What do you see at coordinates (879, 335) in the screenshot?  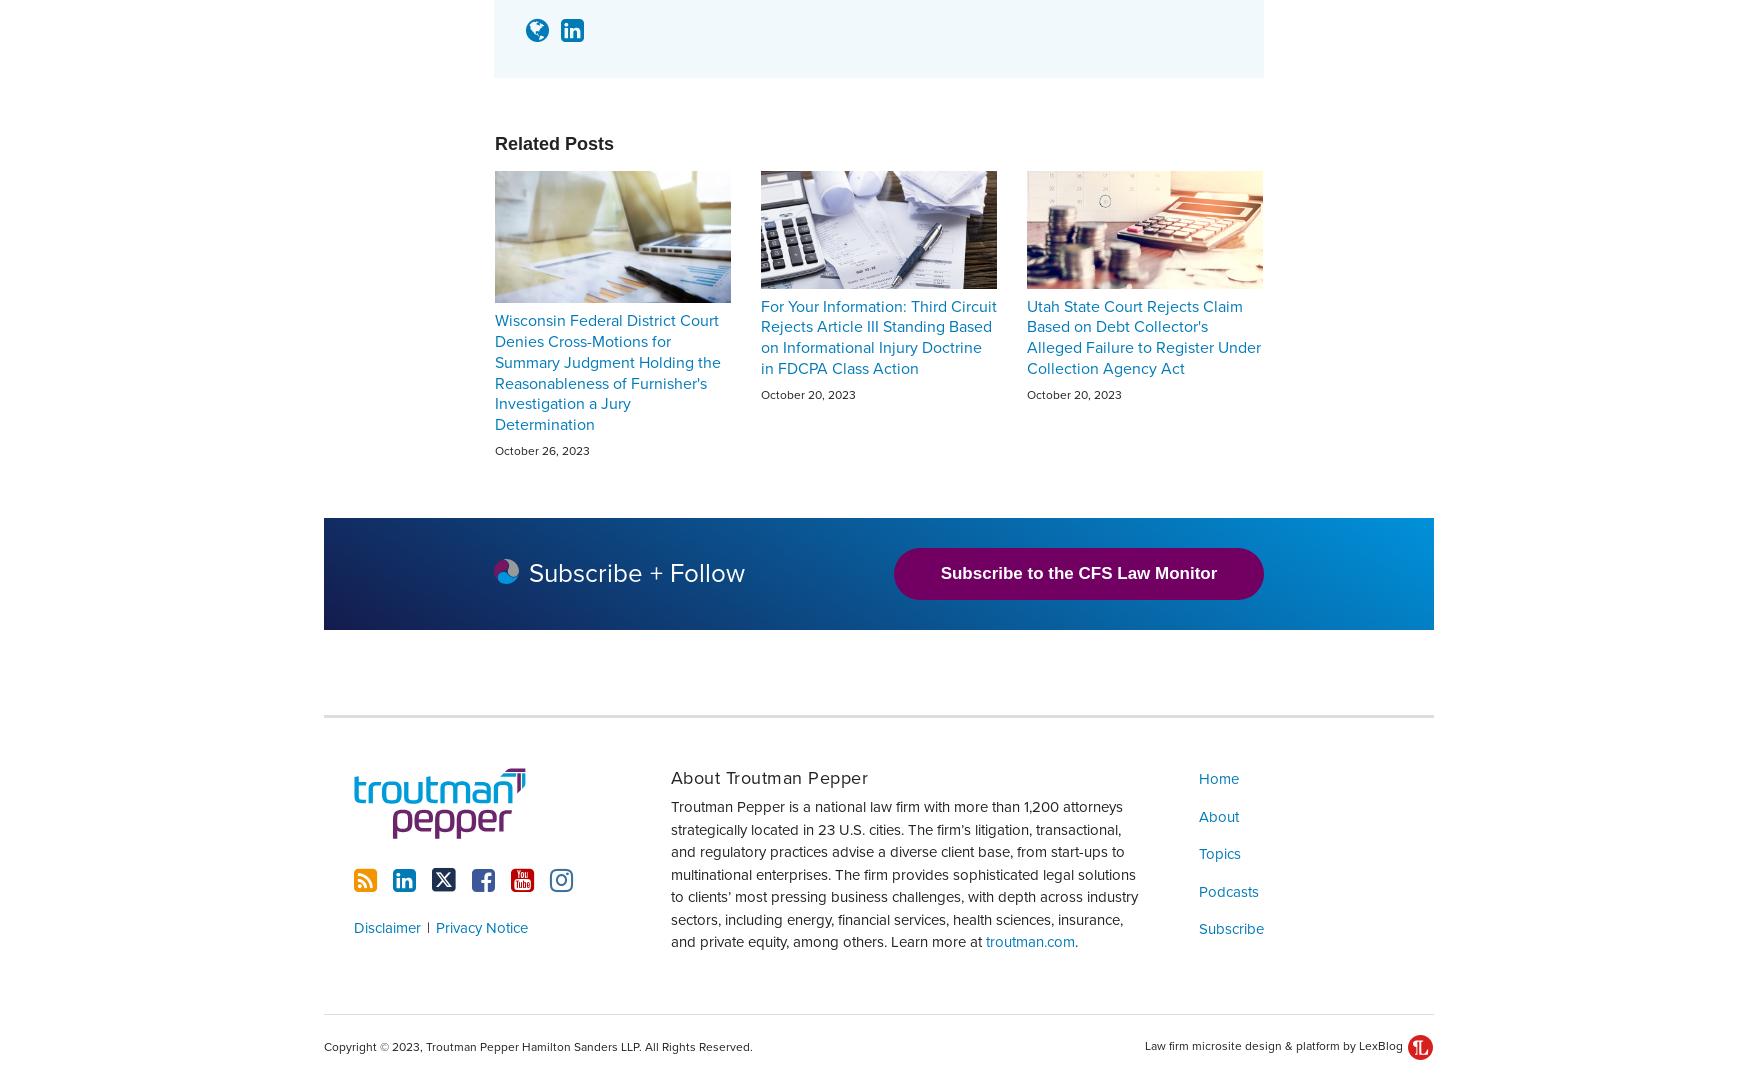 I see `'For Your Information: Third Circuit Rejects Article III Standing Based on Informational Injury Doctrine in FDCPA Class Action'` at bounding box center [879, 335].